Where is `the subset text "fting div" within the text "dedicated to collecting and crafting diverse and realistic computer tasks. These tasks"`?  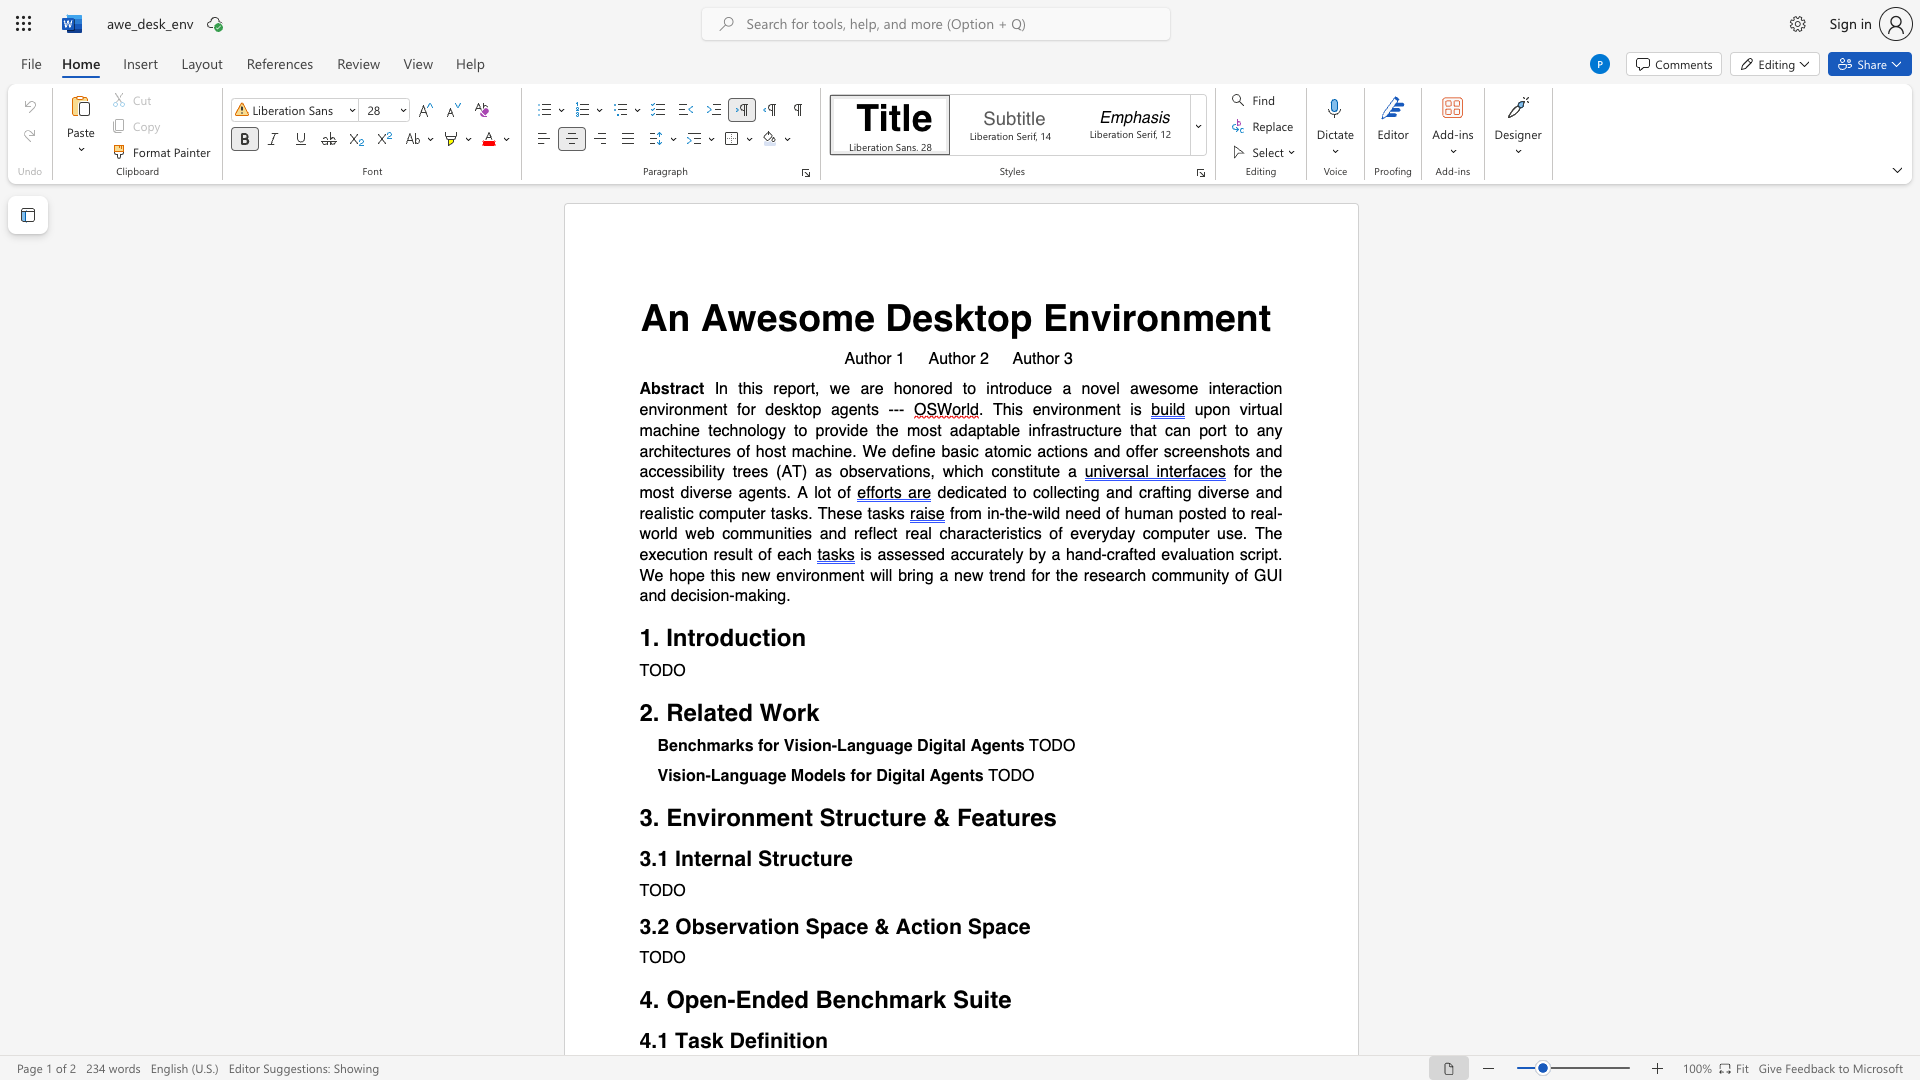 the subset text "fting div" within the text "dedicated to collecting and crafting diverse and realistic computer tasks. These tasks" is located at coordinates (1161, 492).